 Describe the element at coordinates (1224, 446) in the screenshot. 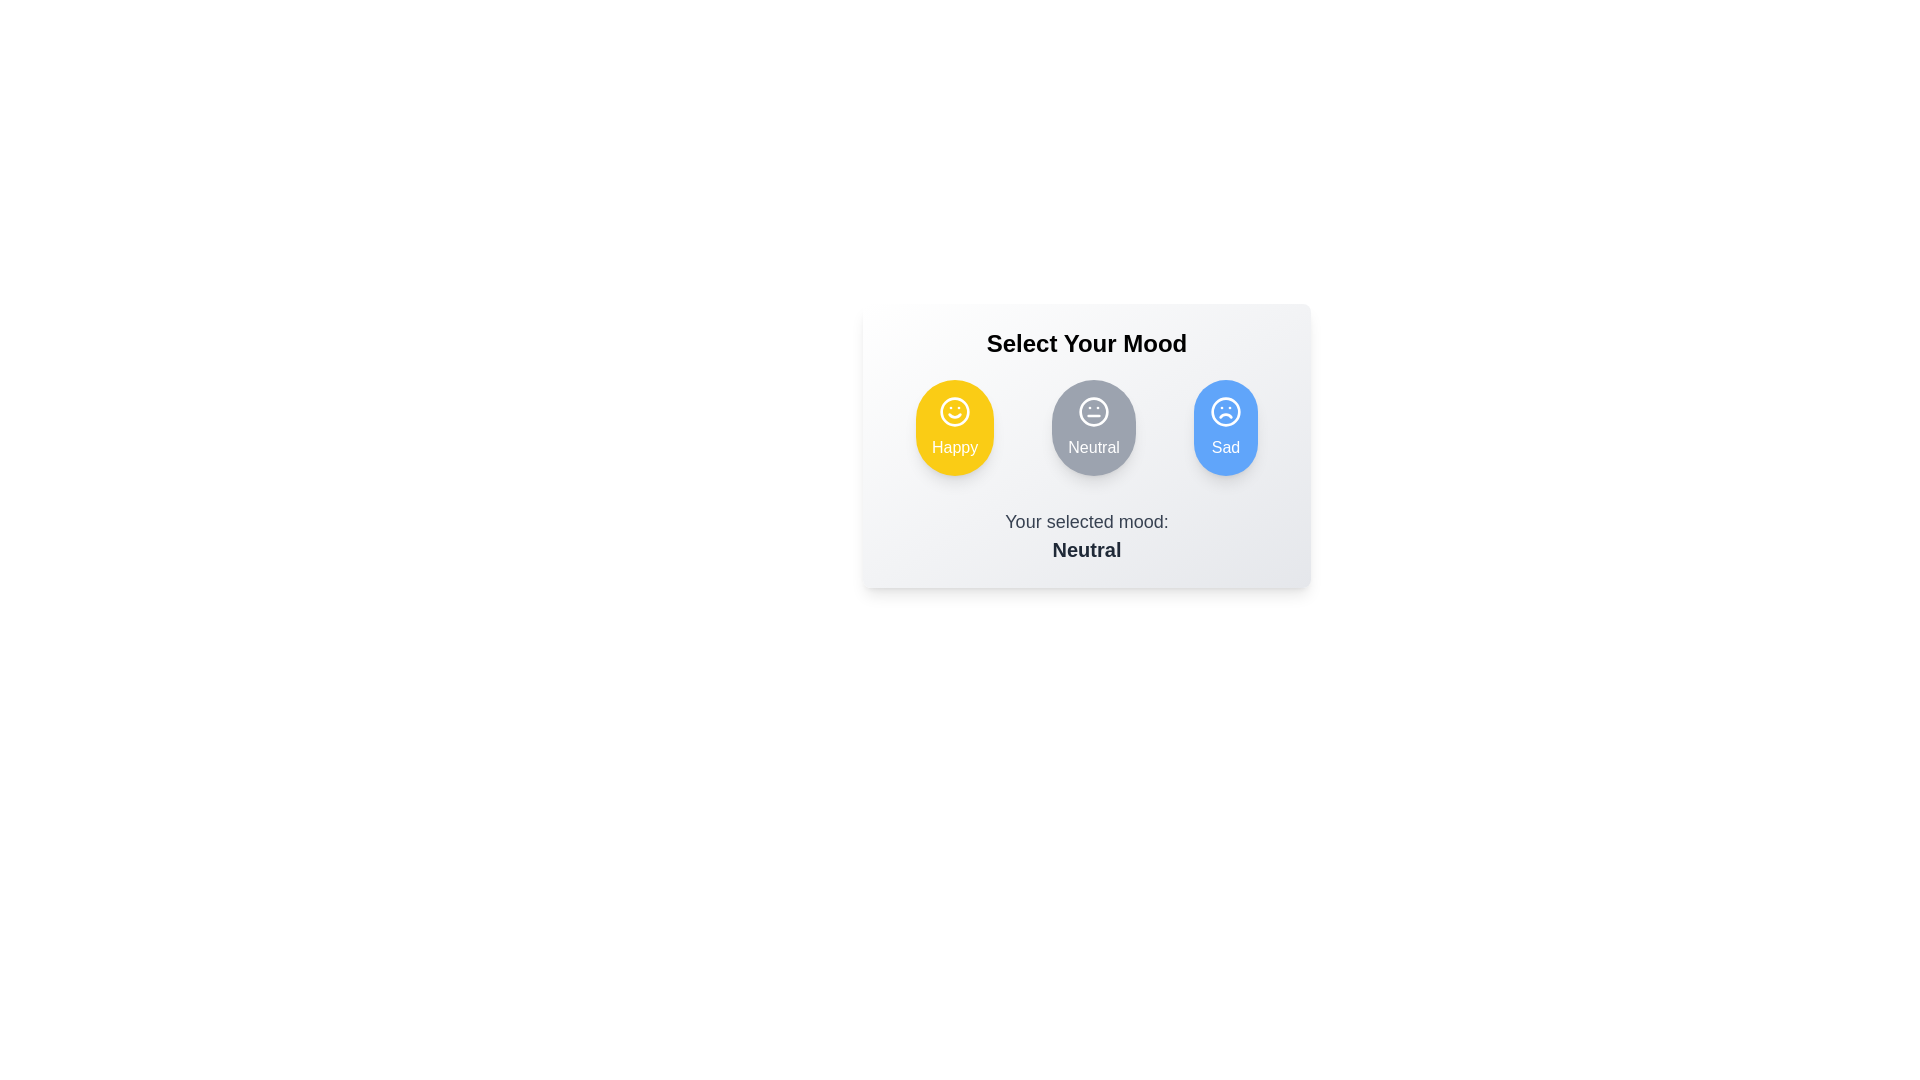

I see `text label 'Sad' located at the bottom of the blue circular mood indicator, which is the rightmost option in the mood selector` at that location.